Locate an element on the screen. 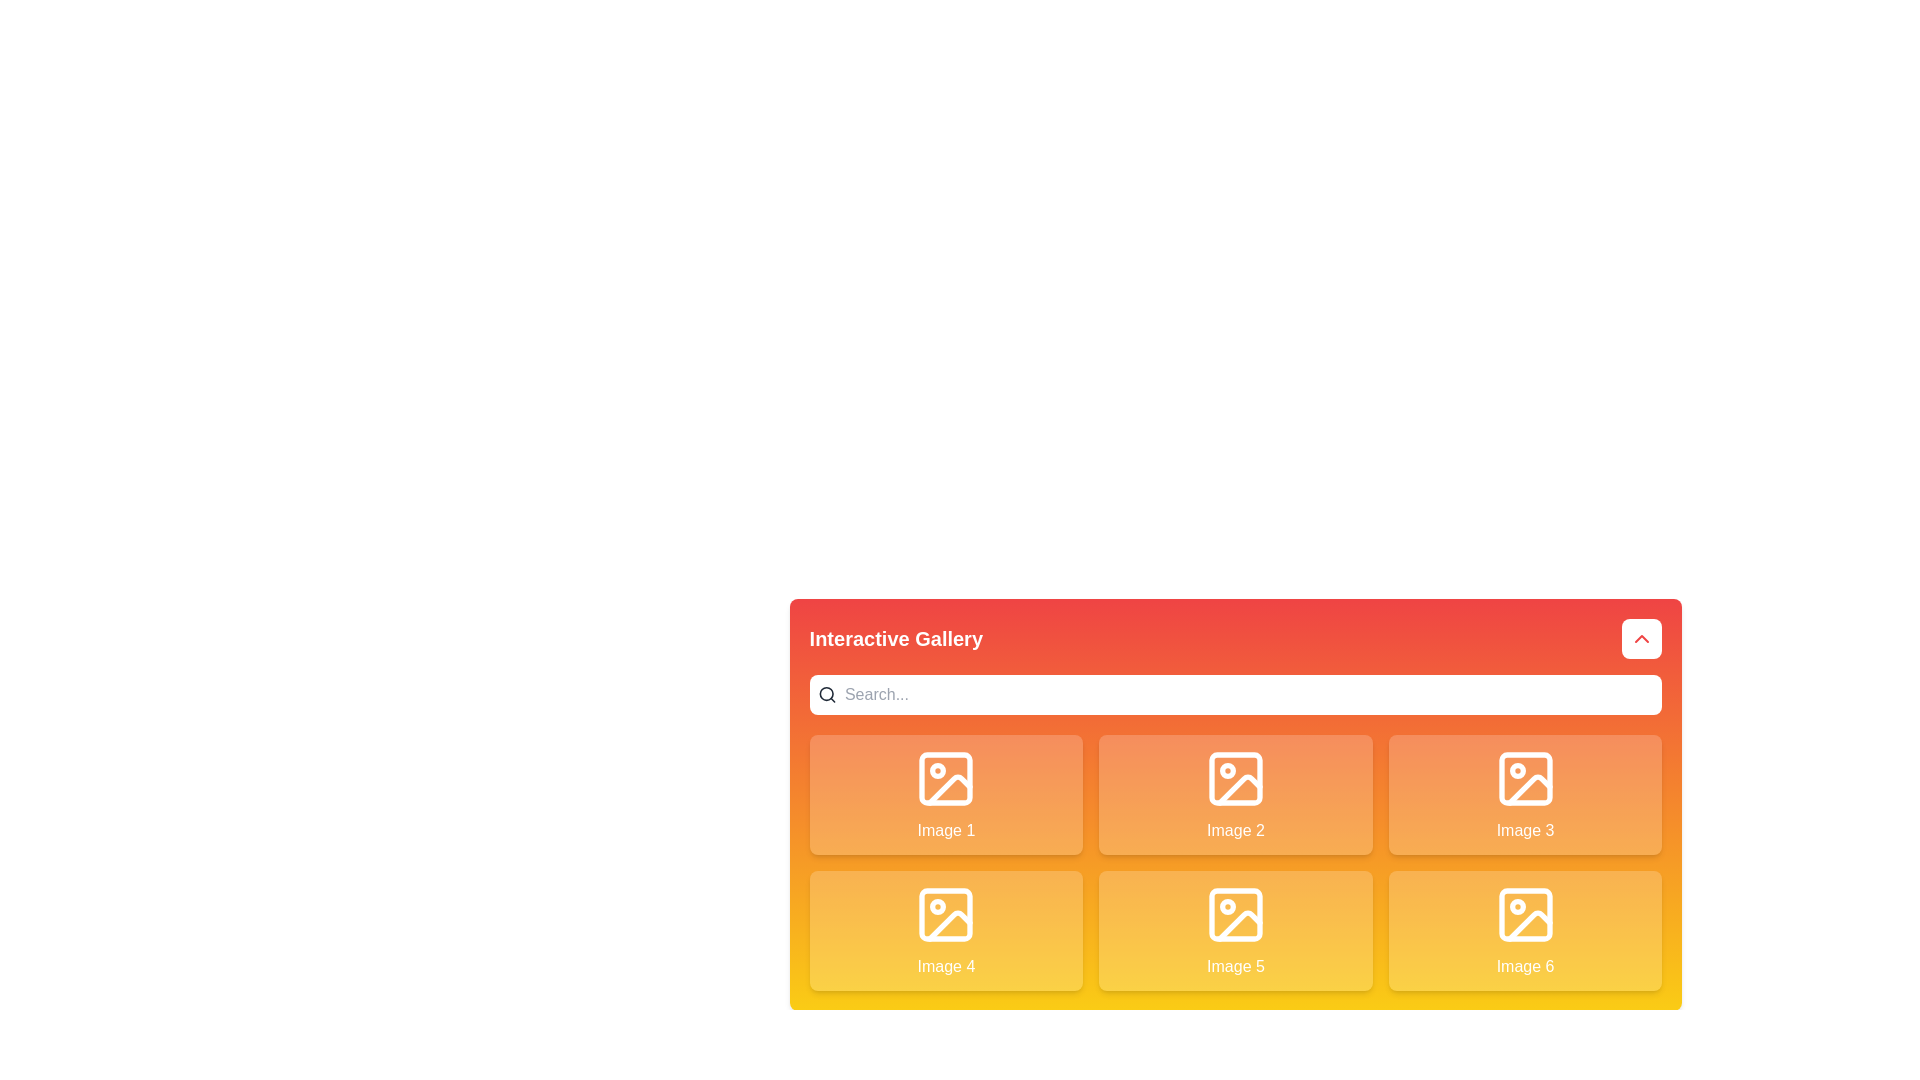  the stylized icon representing a diagonal line intersecting a rectangle, located in the fourth image tile of the second row in the interactive gallery section is located at coordinates (949, 926).